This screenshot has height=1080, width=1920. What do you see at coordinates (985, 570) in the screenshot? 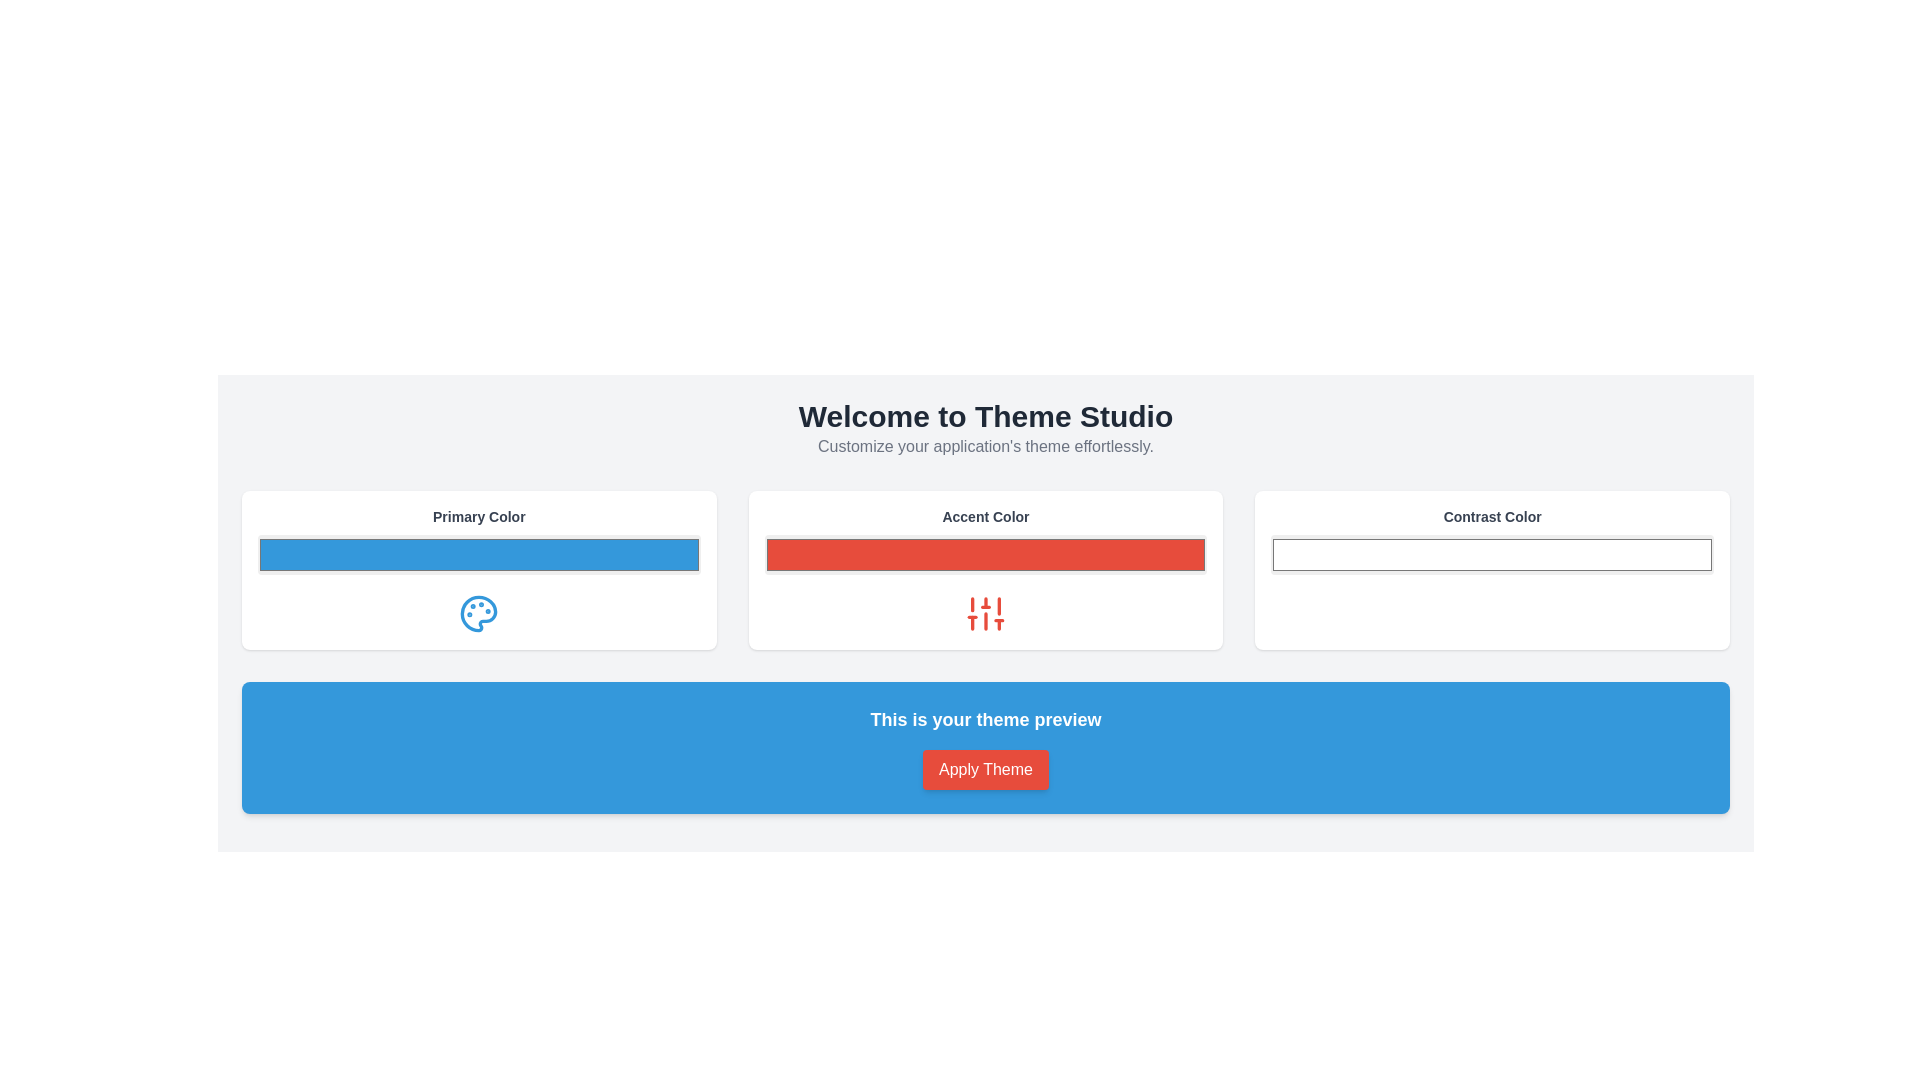
I see `the red-filled rectangular color box of the Interactive color picker labeled 'Accent Color'` at bounding box center [985, 570].